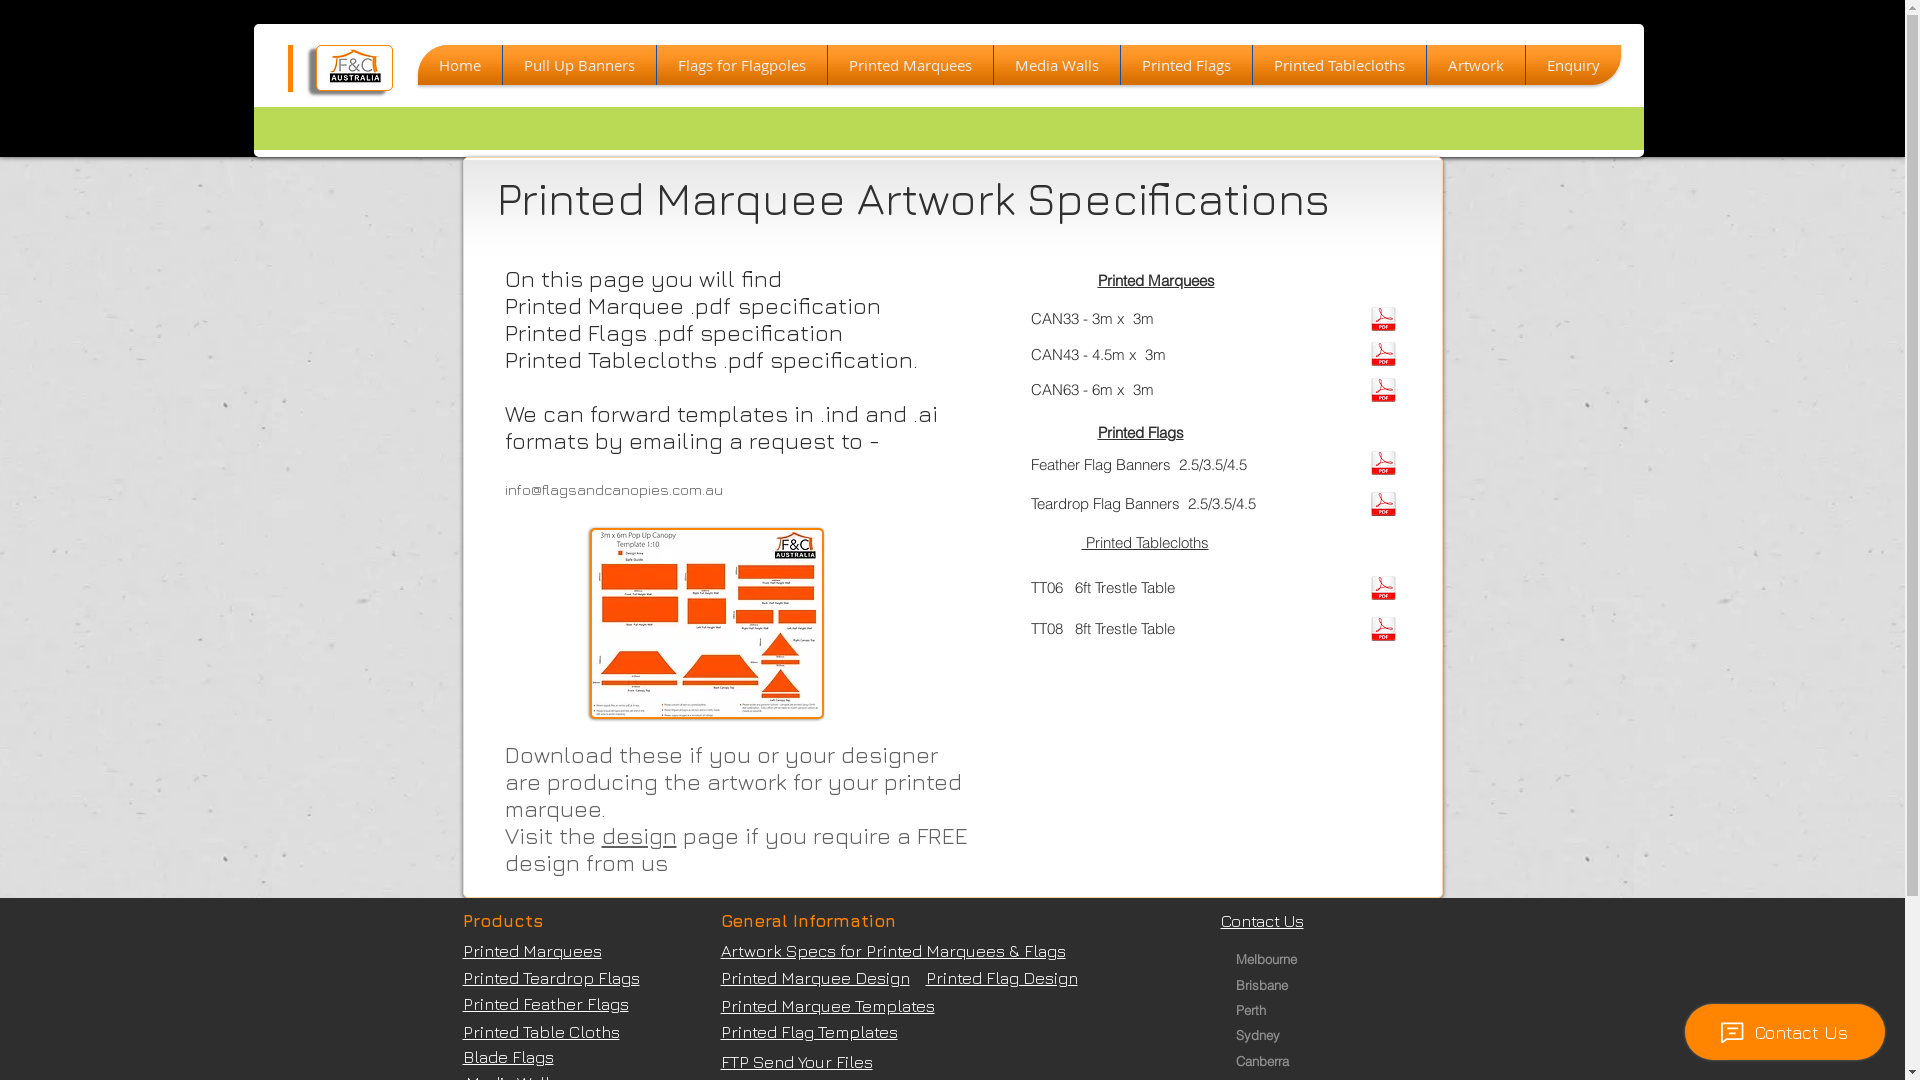 This screenshot has height=1080, width=1920. Describe the element at coordinates (507, 1055) in the screenshot. I see `'Blade Flags'` at that location.